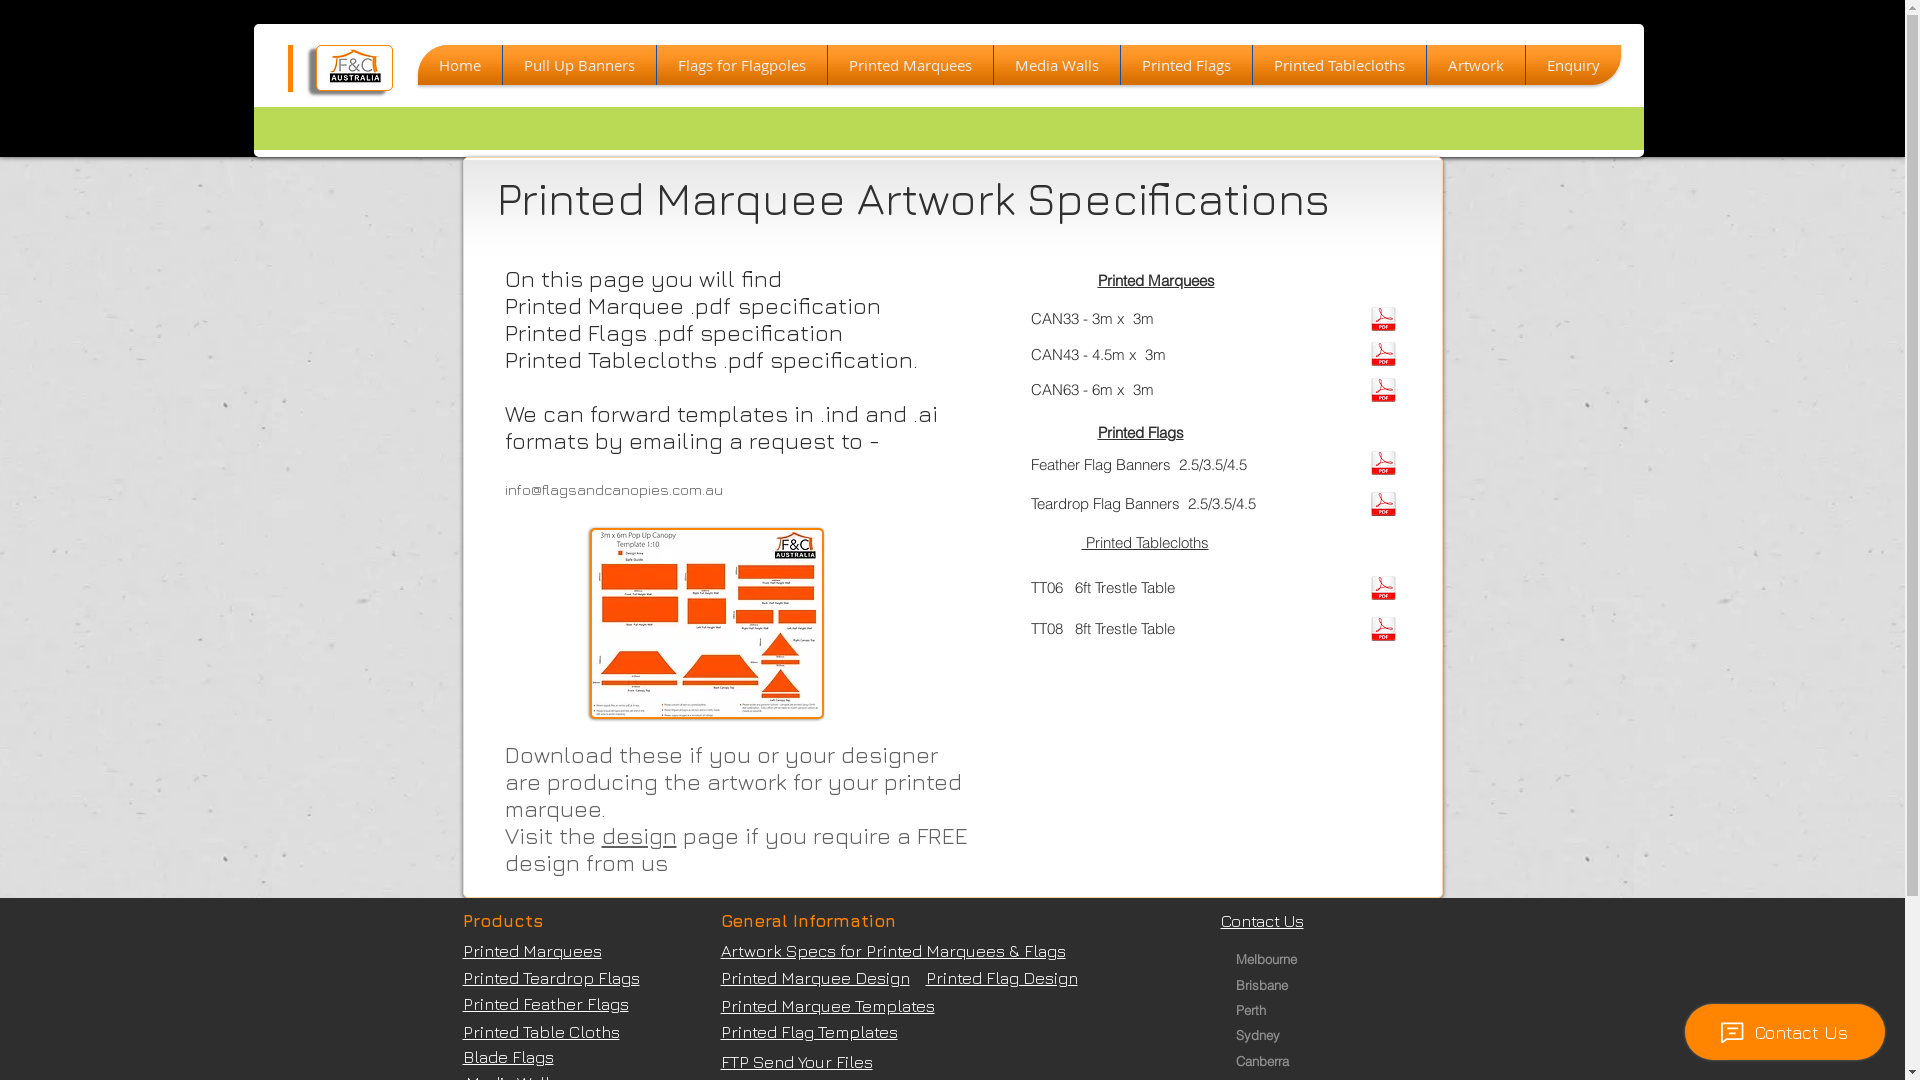 This screenshot has height=1080, width=1920. Describe the element at coordinates (507, 1055) in the screenshot. I see `'Blade Flags'` at that location.